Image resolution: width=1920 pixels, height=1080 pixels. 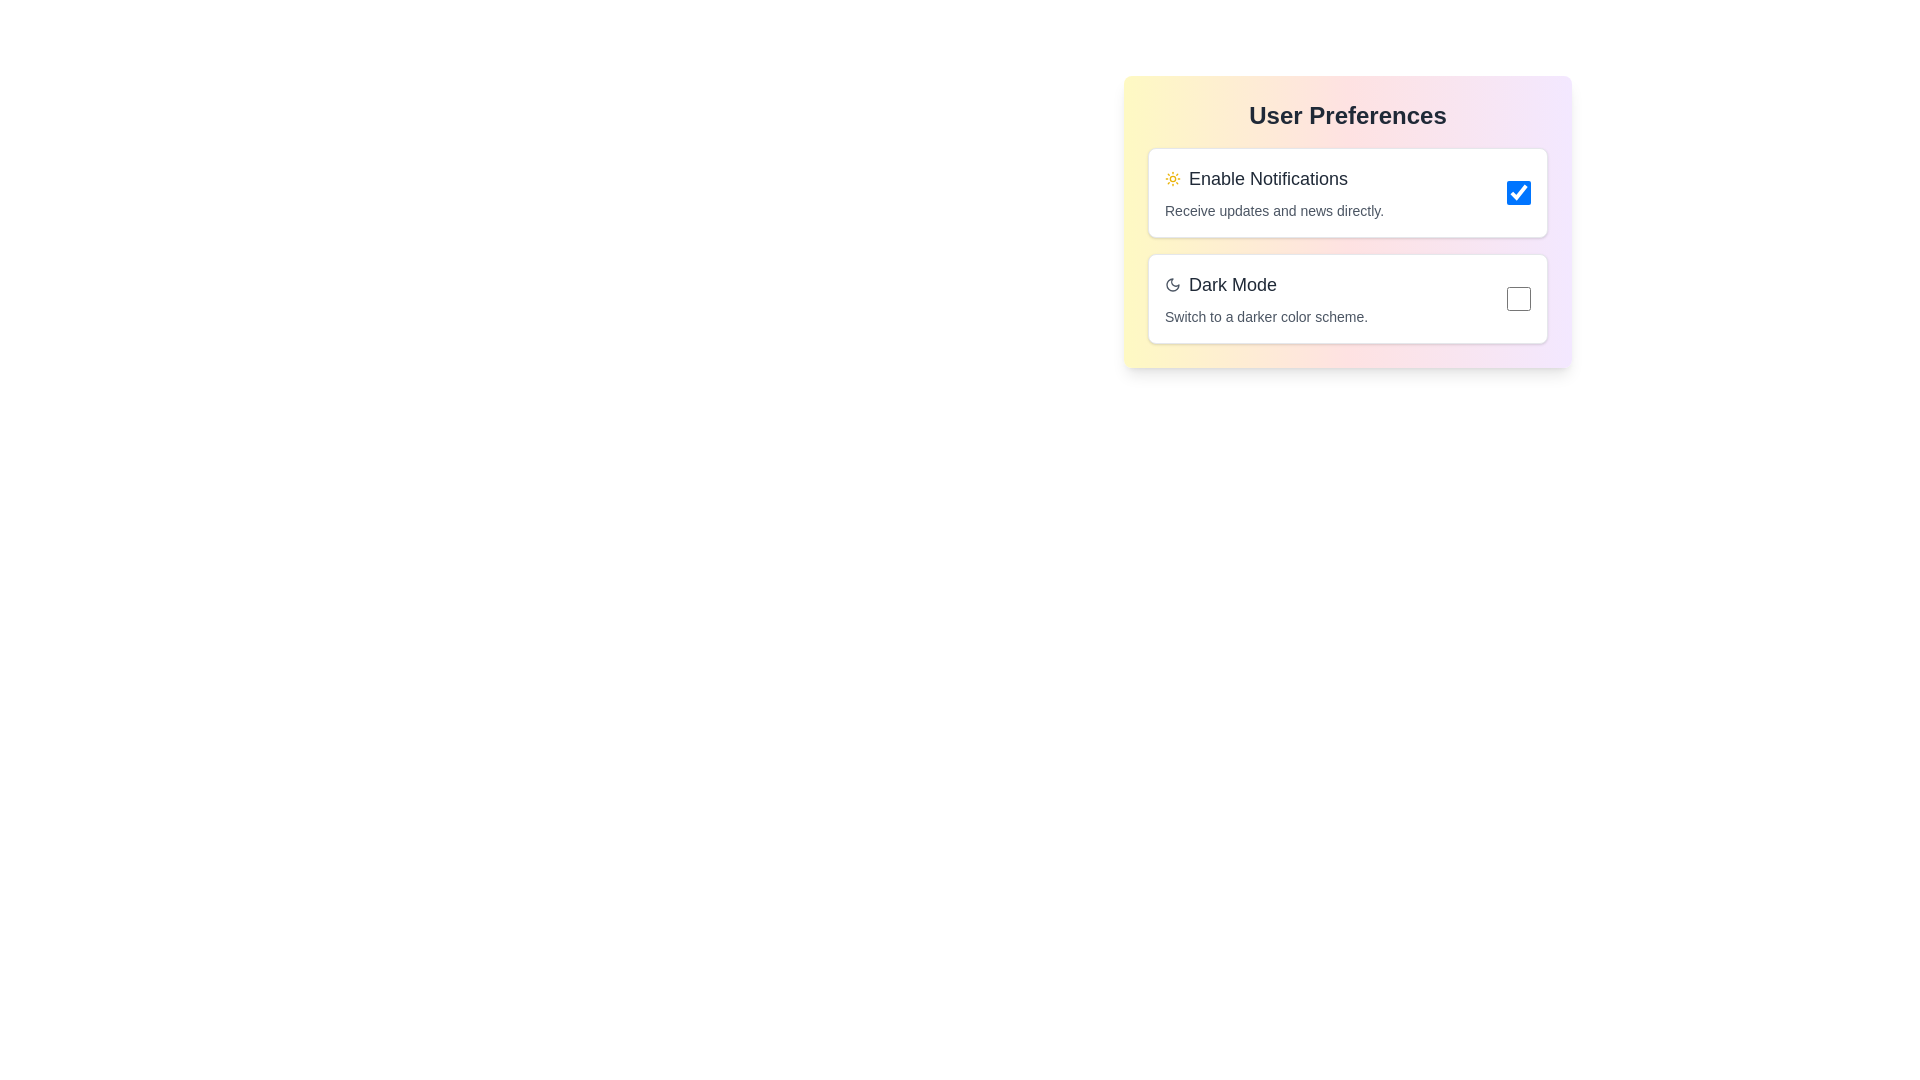 What do you see at coordinates (1273, 192) in the screenshot?
I see `the 'Enable Notifications' text block, which includes the title in bold and a subtitle in muted gray, located in the upper section of the user preferences panel` at bounding box center [1273, 192].